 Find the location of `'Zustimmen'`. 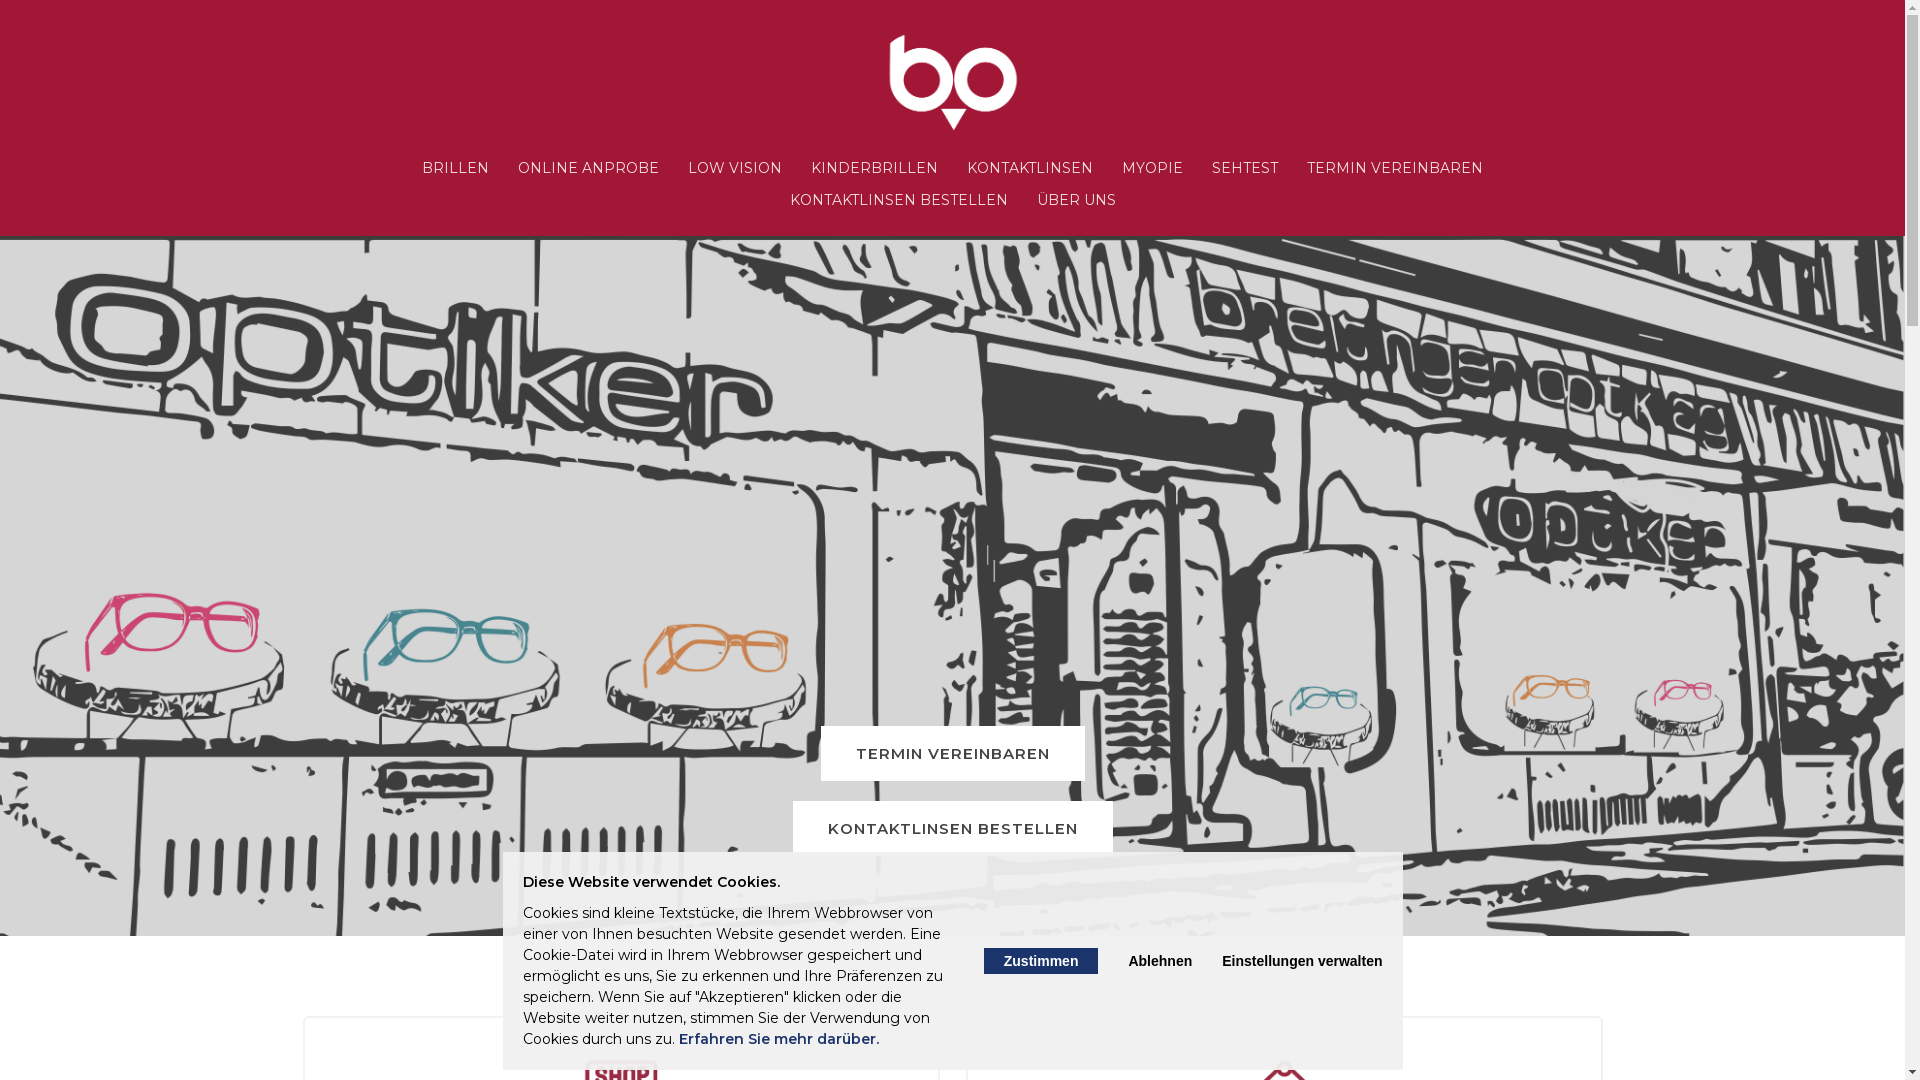

'Zustimmen' is located at coordinates (1040, 959).